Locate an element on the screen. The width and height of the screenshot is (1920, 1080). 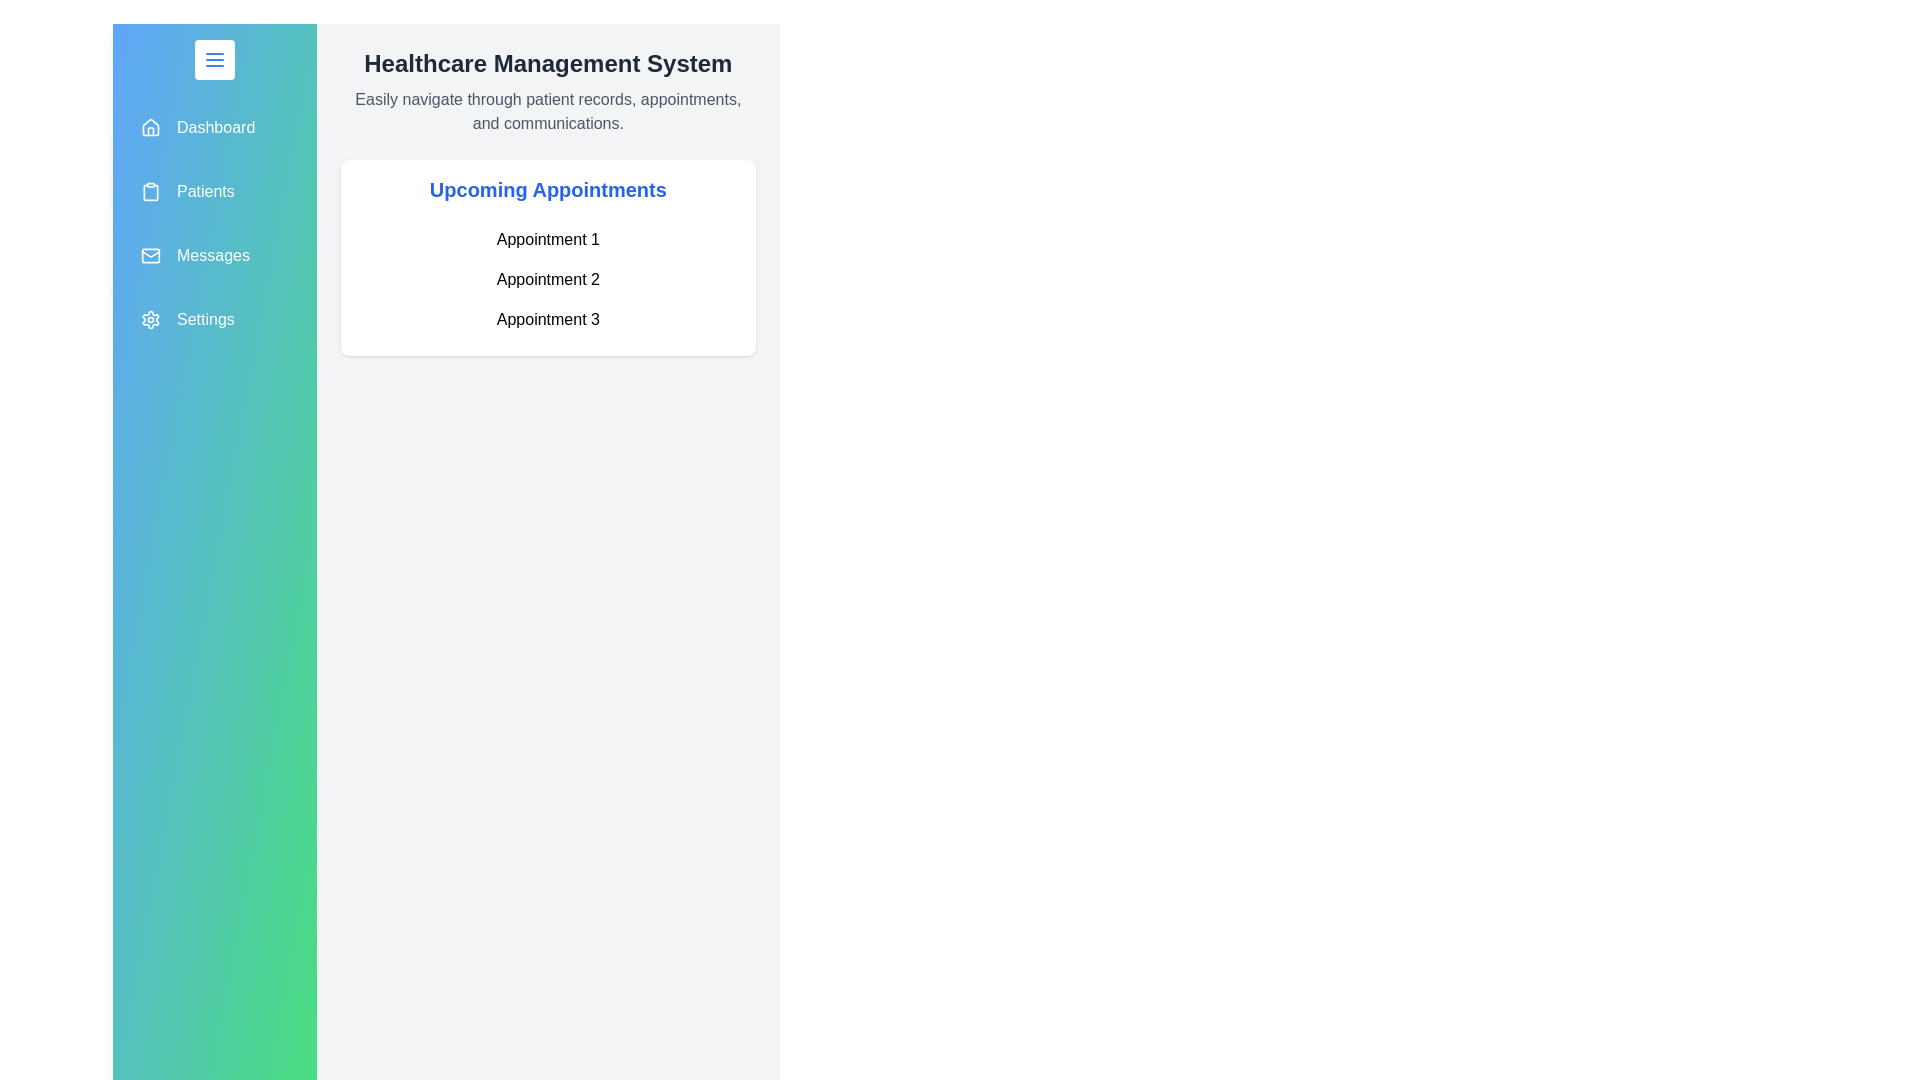
the navigation item Messages is located at coordinates (214, 254).